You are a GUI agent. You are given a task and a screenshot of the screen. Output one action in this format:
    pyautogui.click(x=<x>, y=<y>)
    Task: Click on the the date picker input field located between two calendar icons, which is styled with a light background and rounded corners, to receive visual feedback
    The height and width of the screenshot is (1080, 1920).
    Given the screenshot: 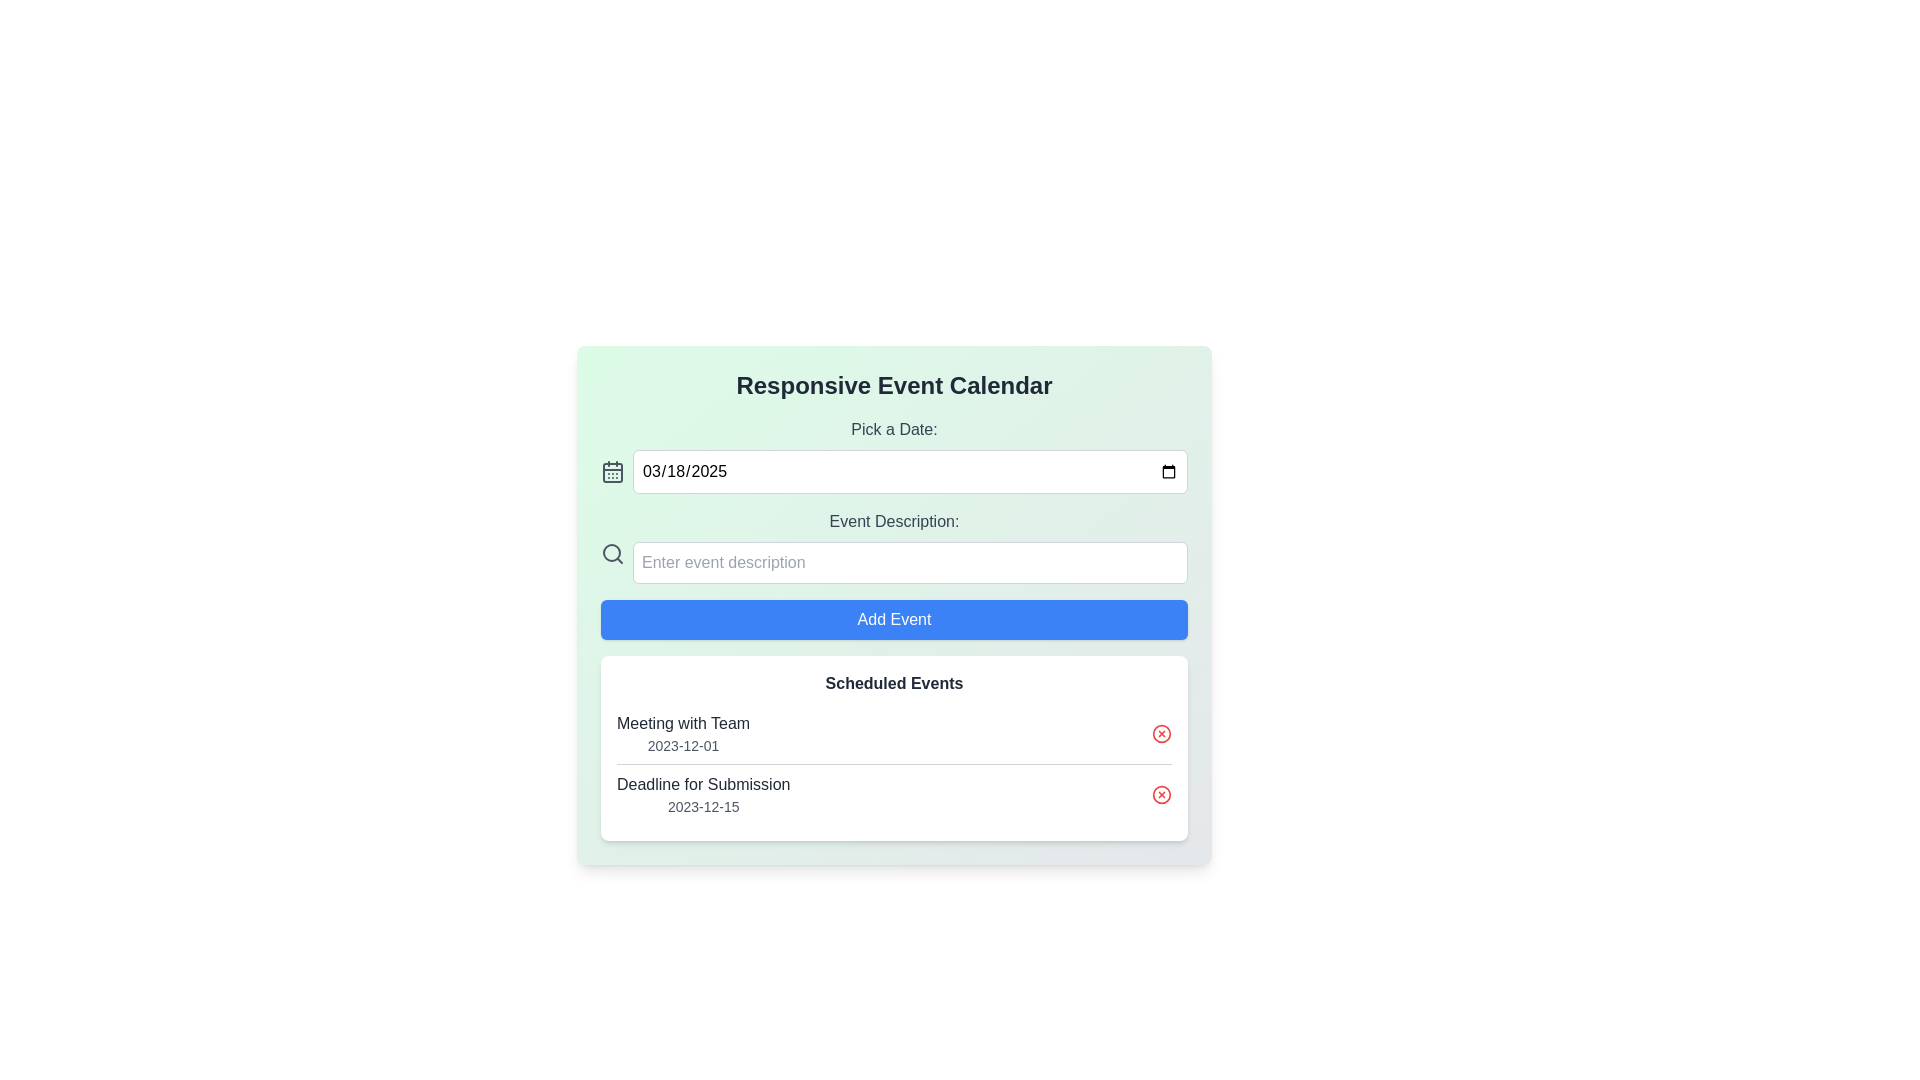 What is the action you would take?
    pyautogui.click(x=893, y=471)
    